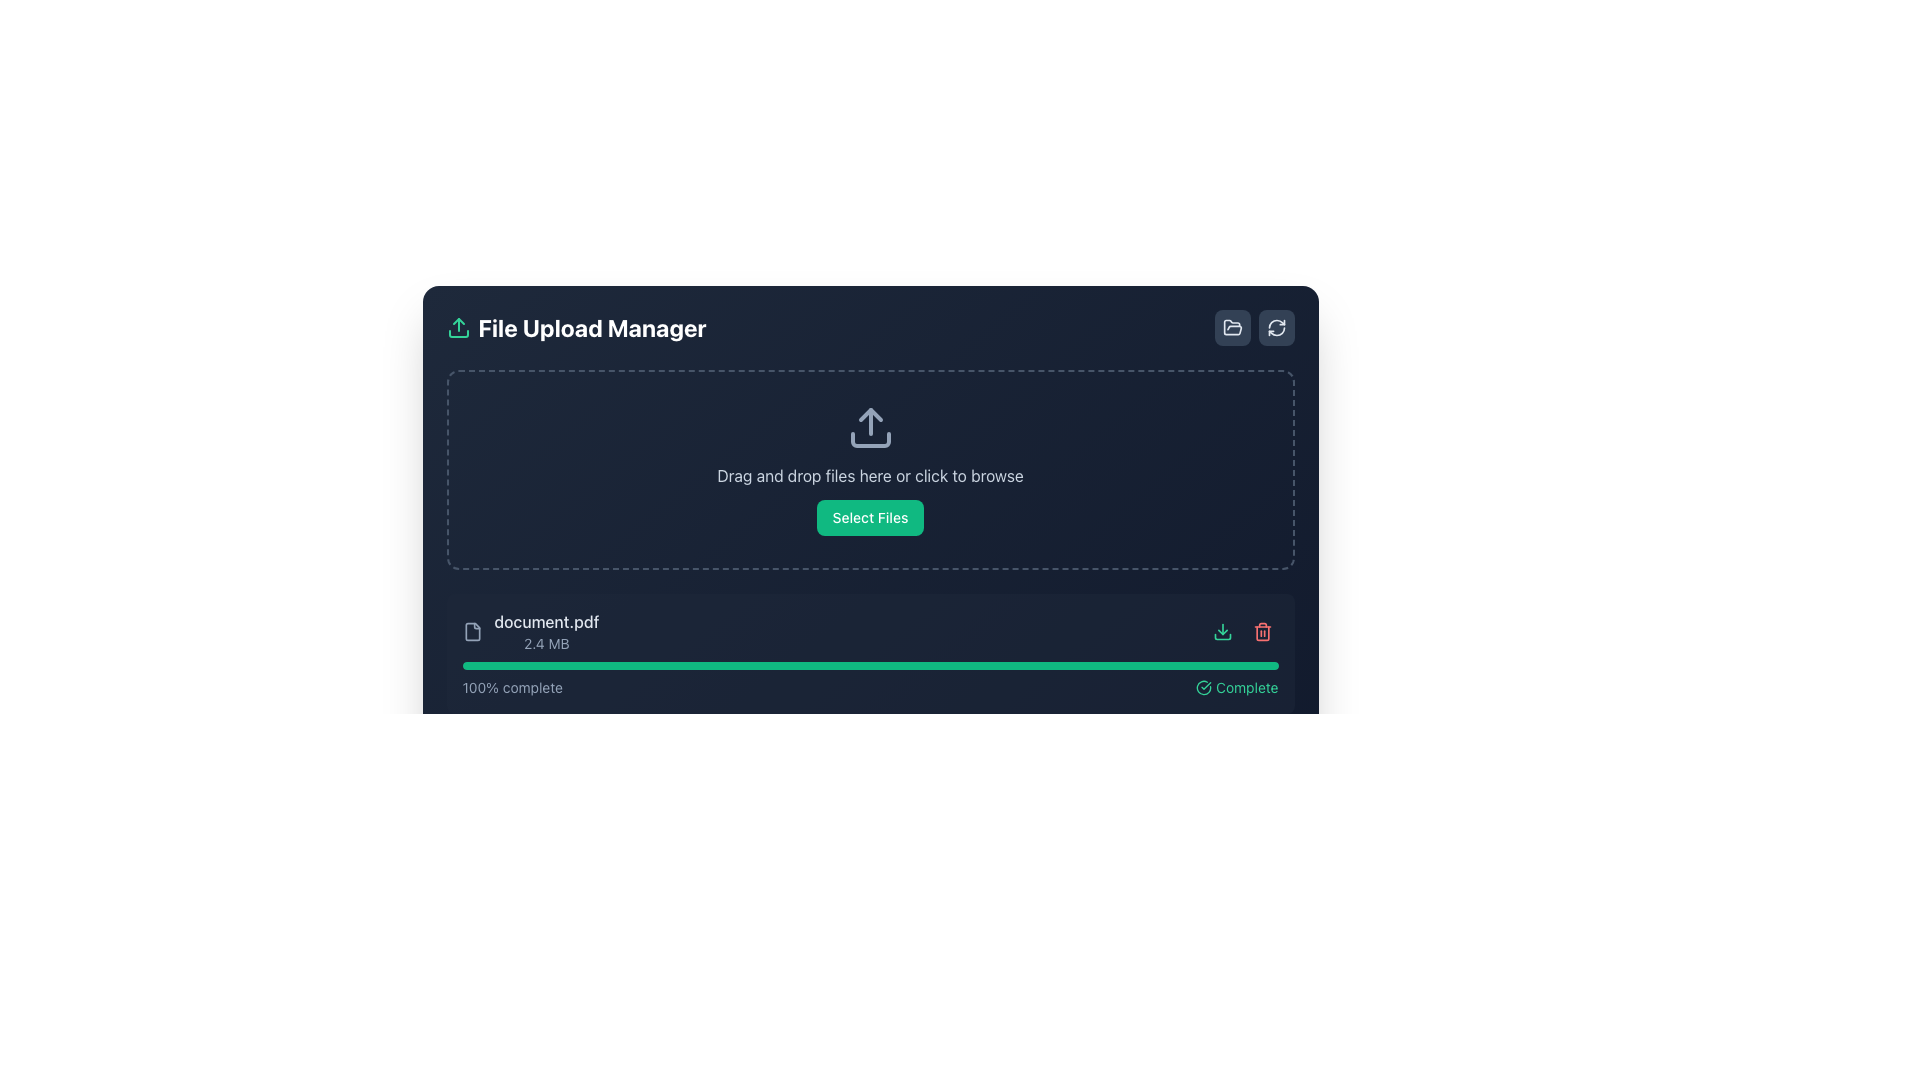 This screenshot has height=1080, width=1920. What do you see at coordinates (870, 326) in the screenshot?
I see `the header of the File Upload Manager interface, which includes icons and a title text, from its current position` at bounding box center [870, 326].